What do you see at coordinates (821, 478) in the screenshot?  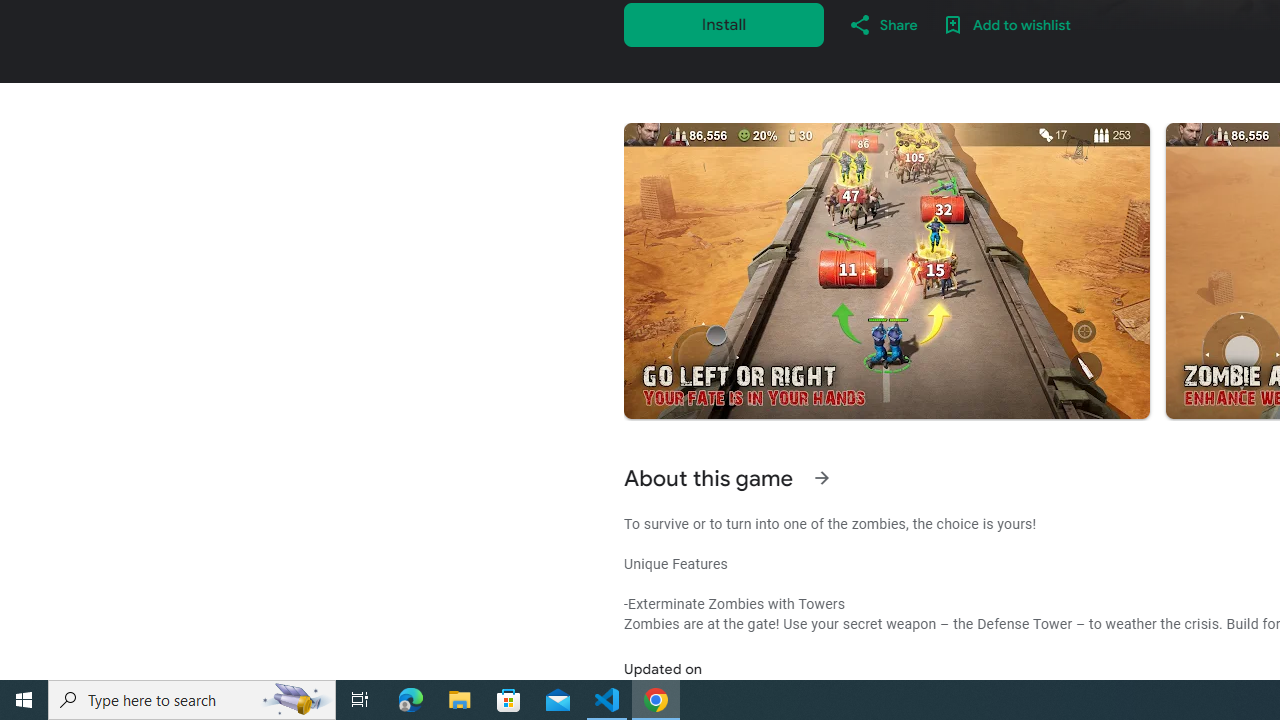 I see `'See more information on About this game'` at bounding box center [821, 478].